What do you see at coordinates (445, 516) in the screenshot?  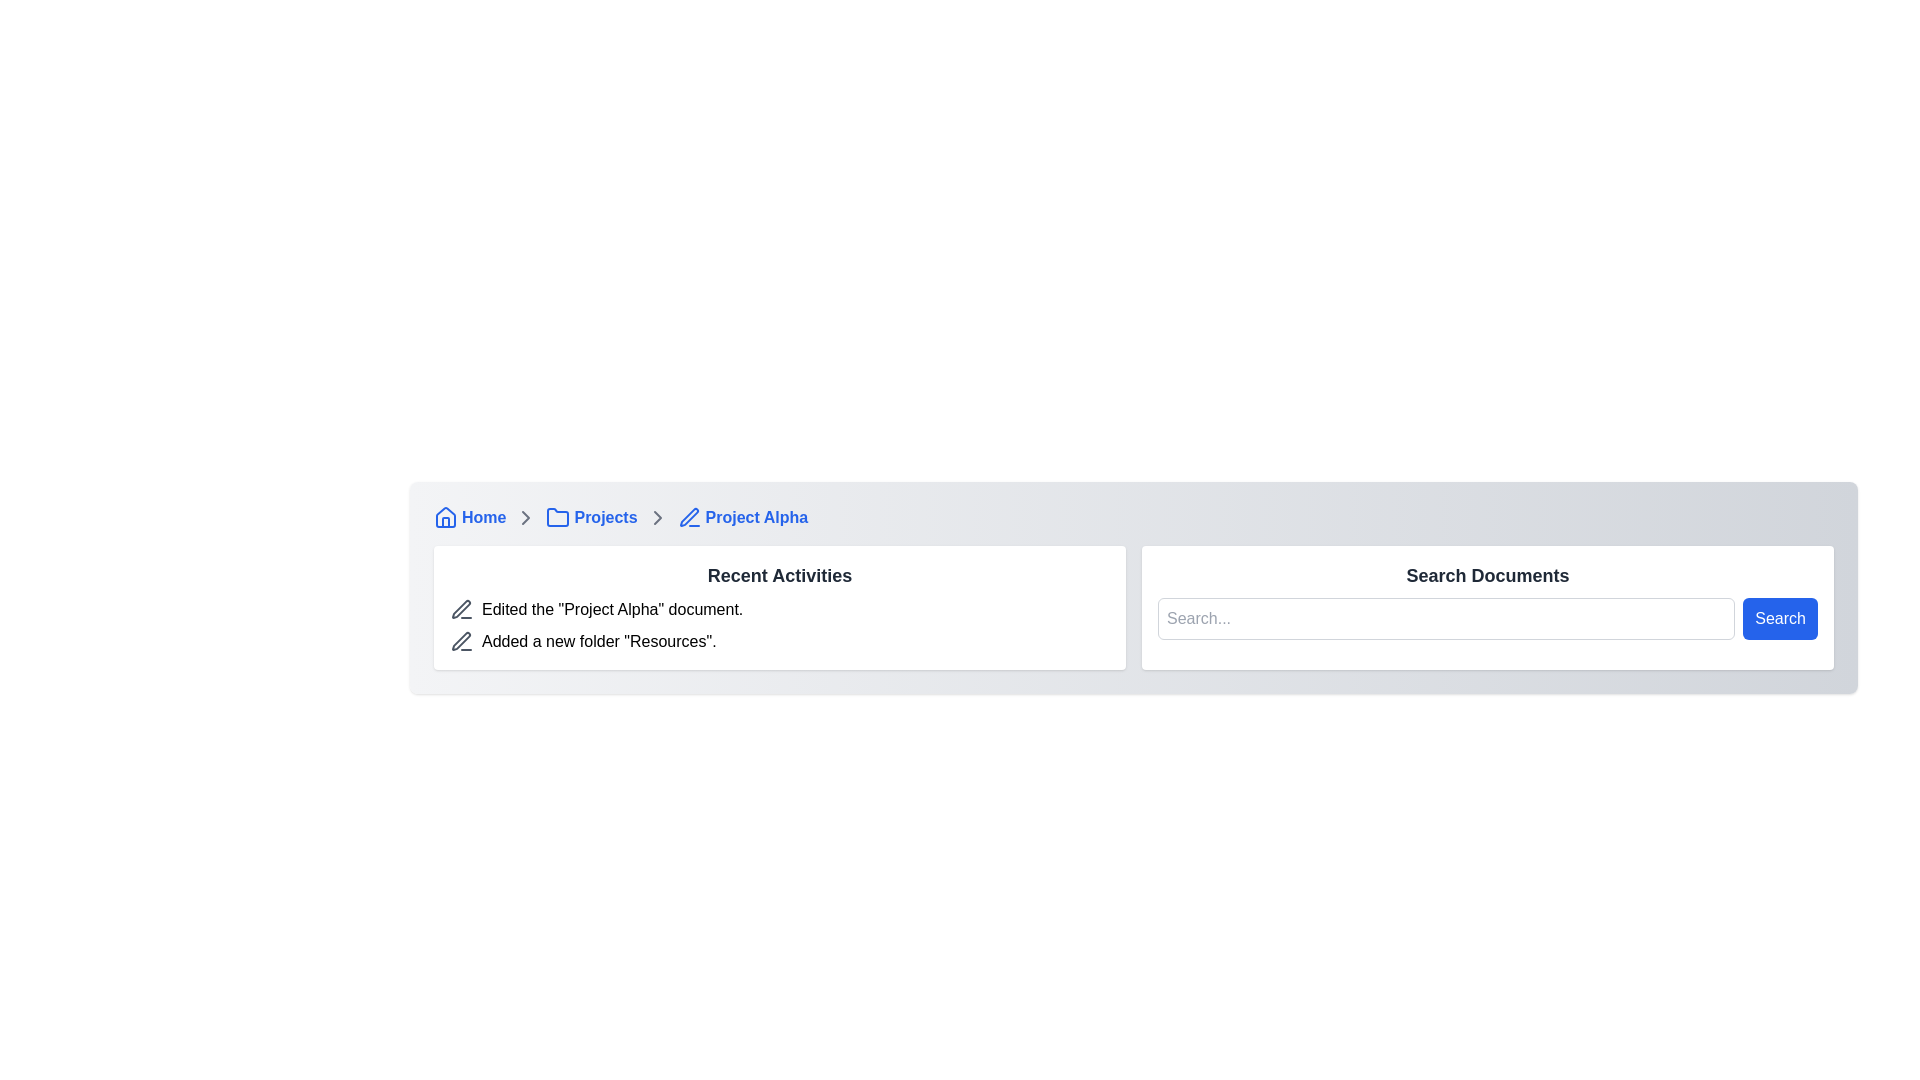 I see `the 'Home' icon in the breadcrumb navigation` at bounding box center [445, 516].